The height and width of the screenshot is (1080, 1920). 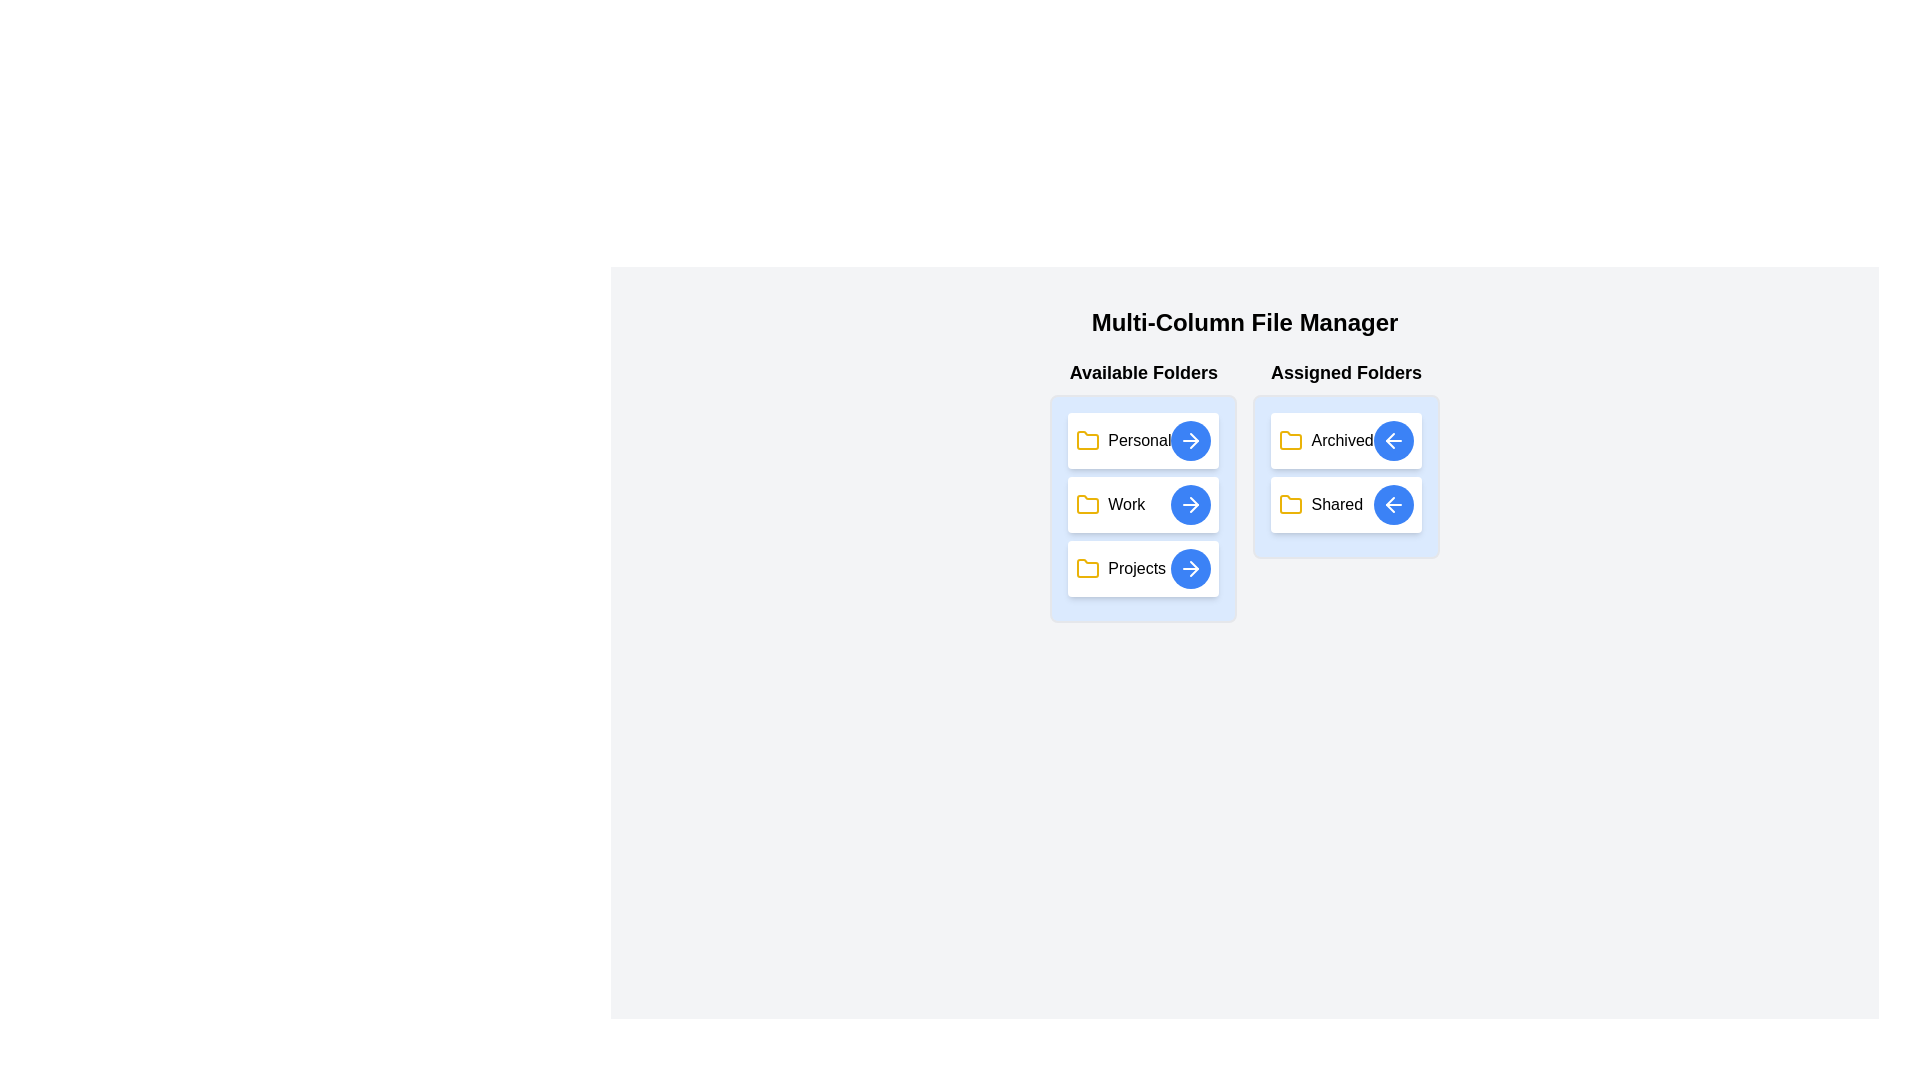 What do you see at coordinates (1191, 439) in the screenshot?
I see `the transfer button for the folder labeled 'Personal'` at bounding box center [1191, 439].